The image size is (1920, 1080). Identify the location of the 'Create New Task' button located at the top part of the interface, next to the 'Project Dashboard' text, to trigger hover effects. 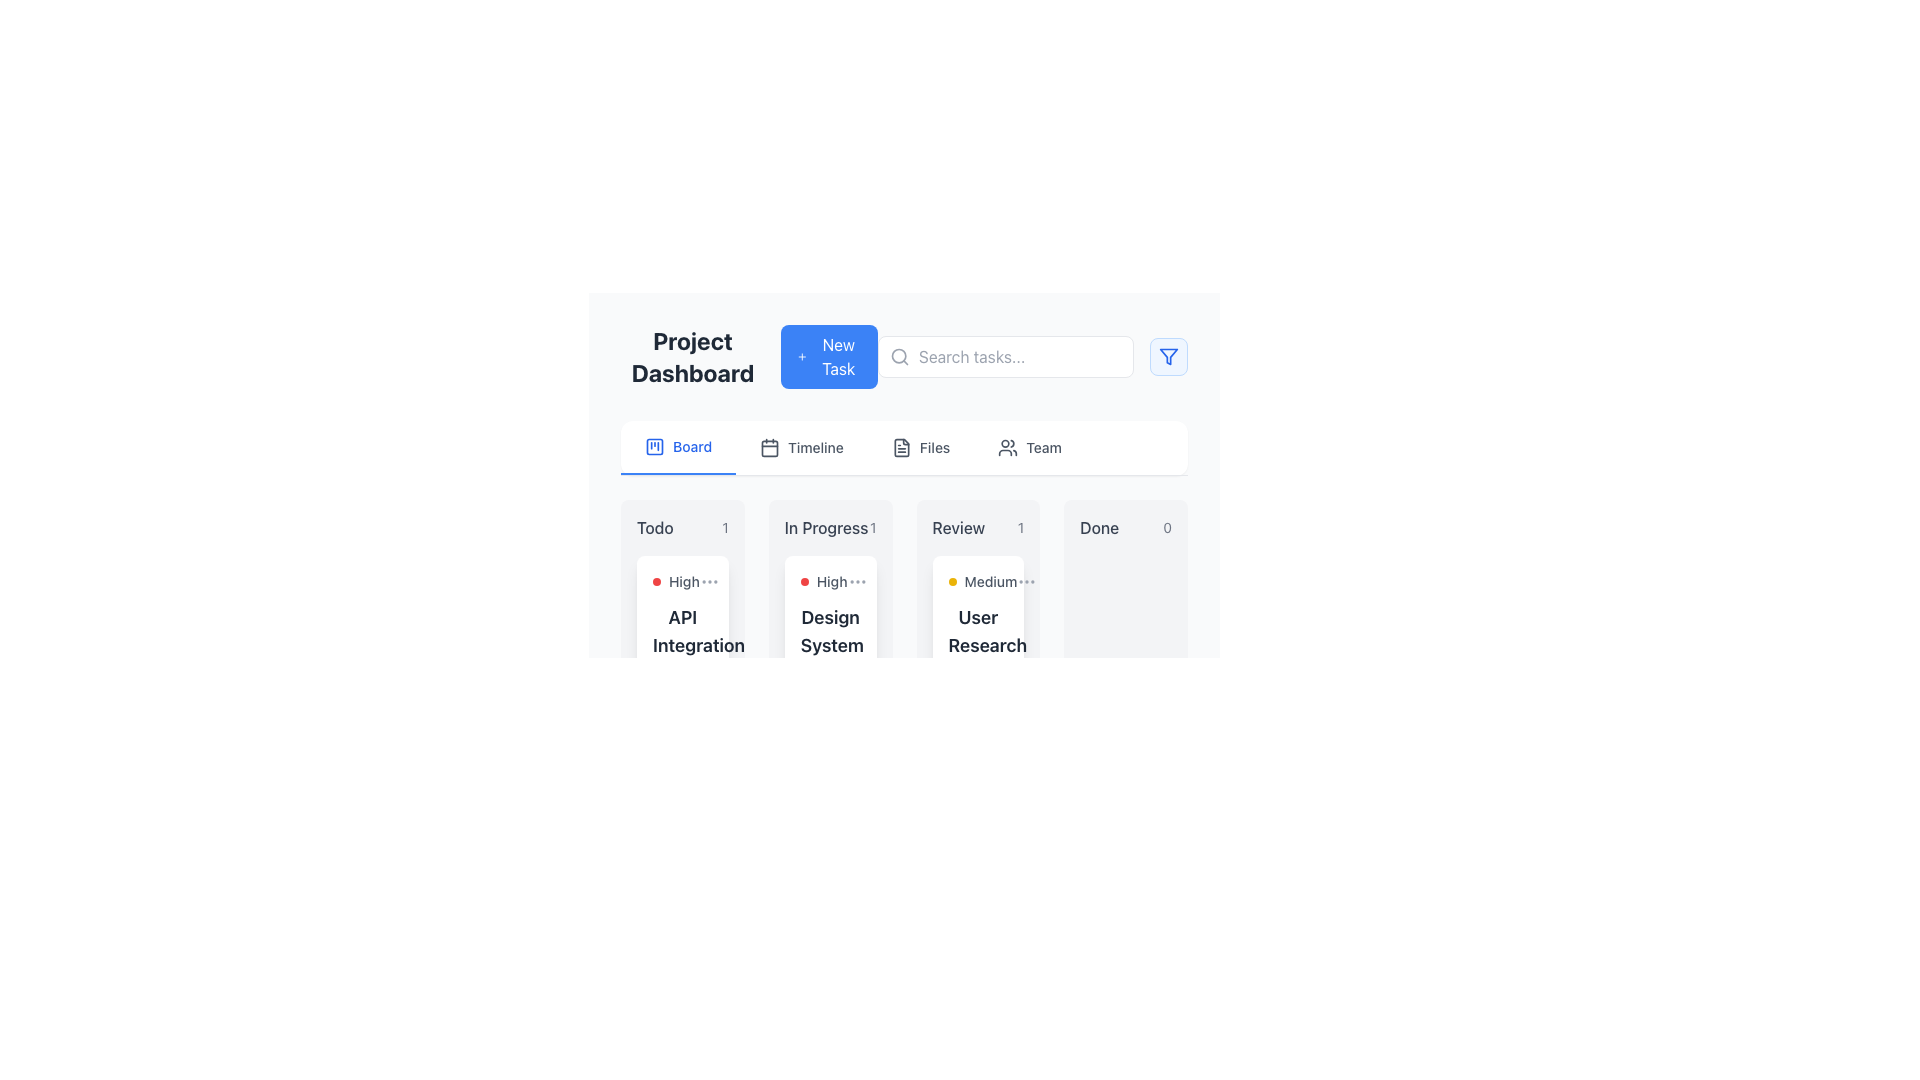
(829, 356).